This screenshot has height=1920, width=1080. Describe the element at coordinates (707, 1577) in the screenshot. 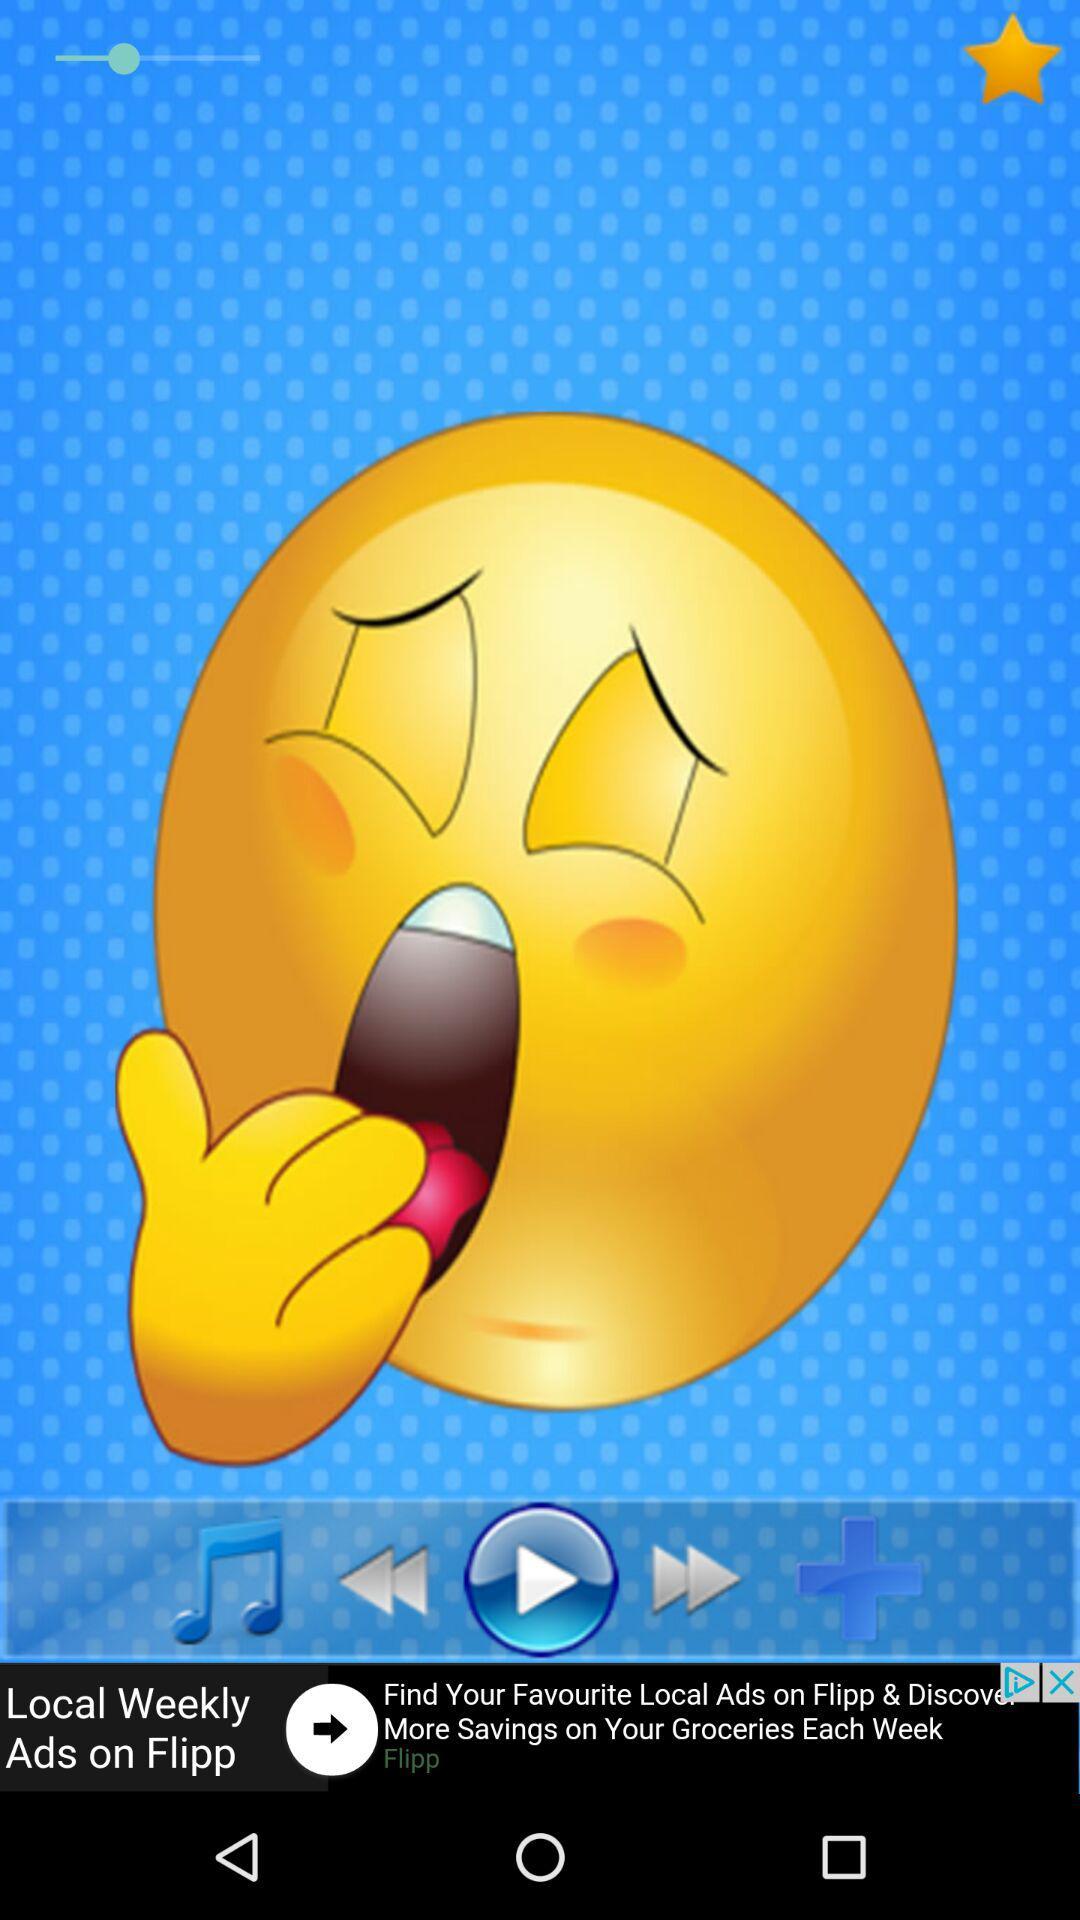

I see `the av_forward icon` at that location.